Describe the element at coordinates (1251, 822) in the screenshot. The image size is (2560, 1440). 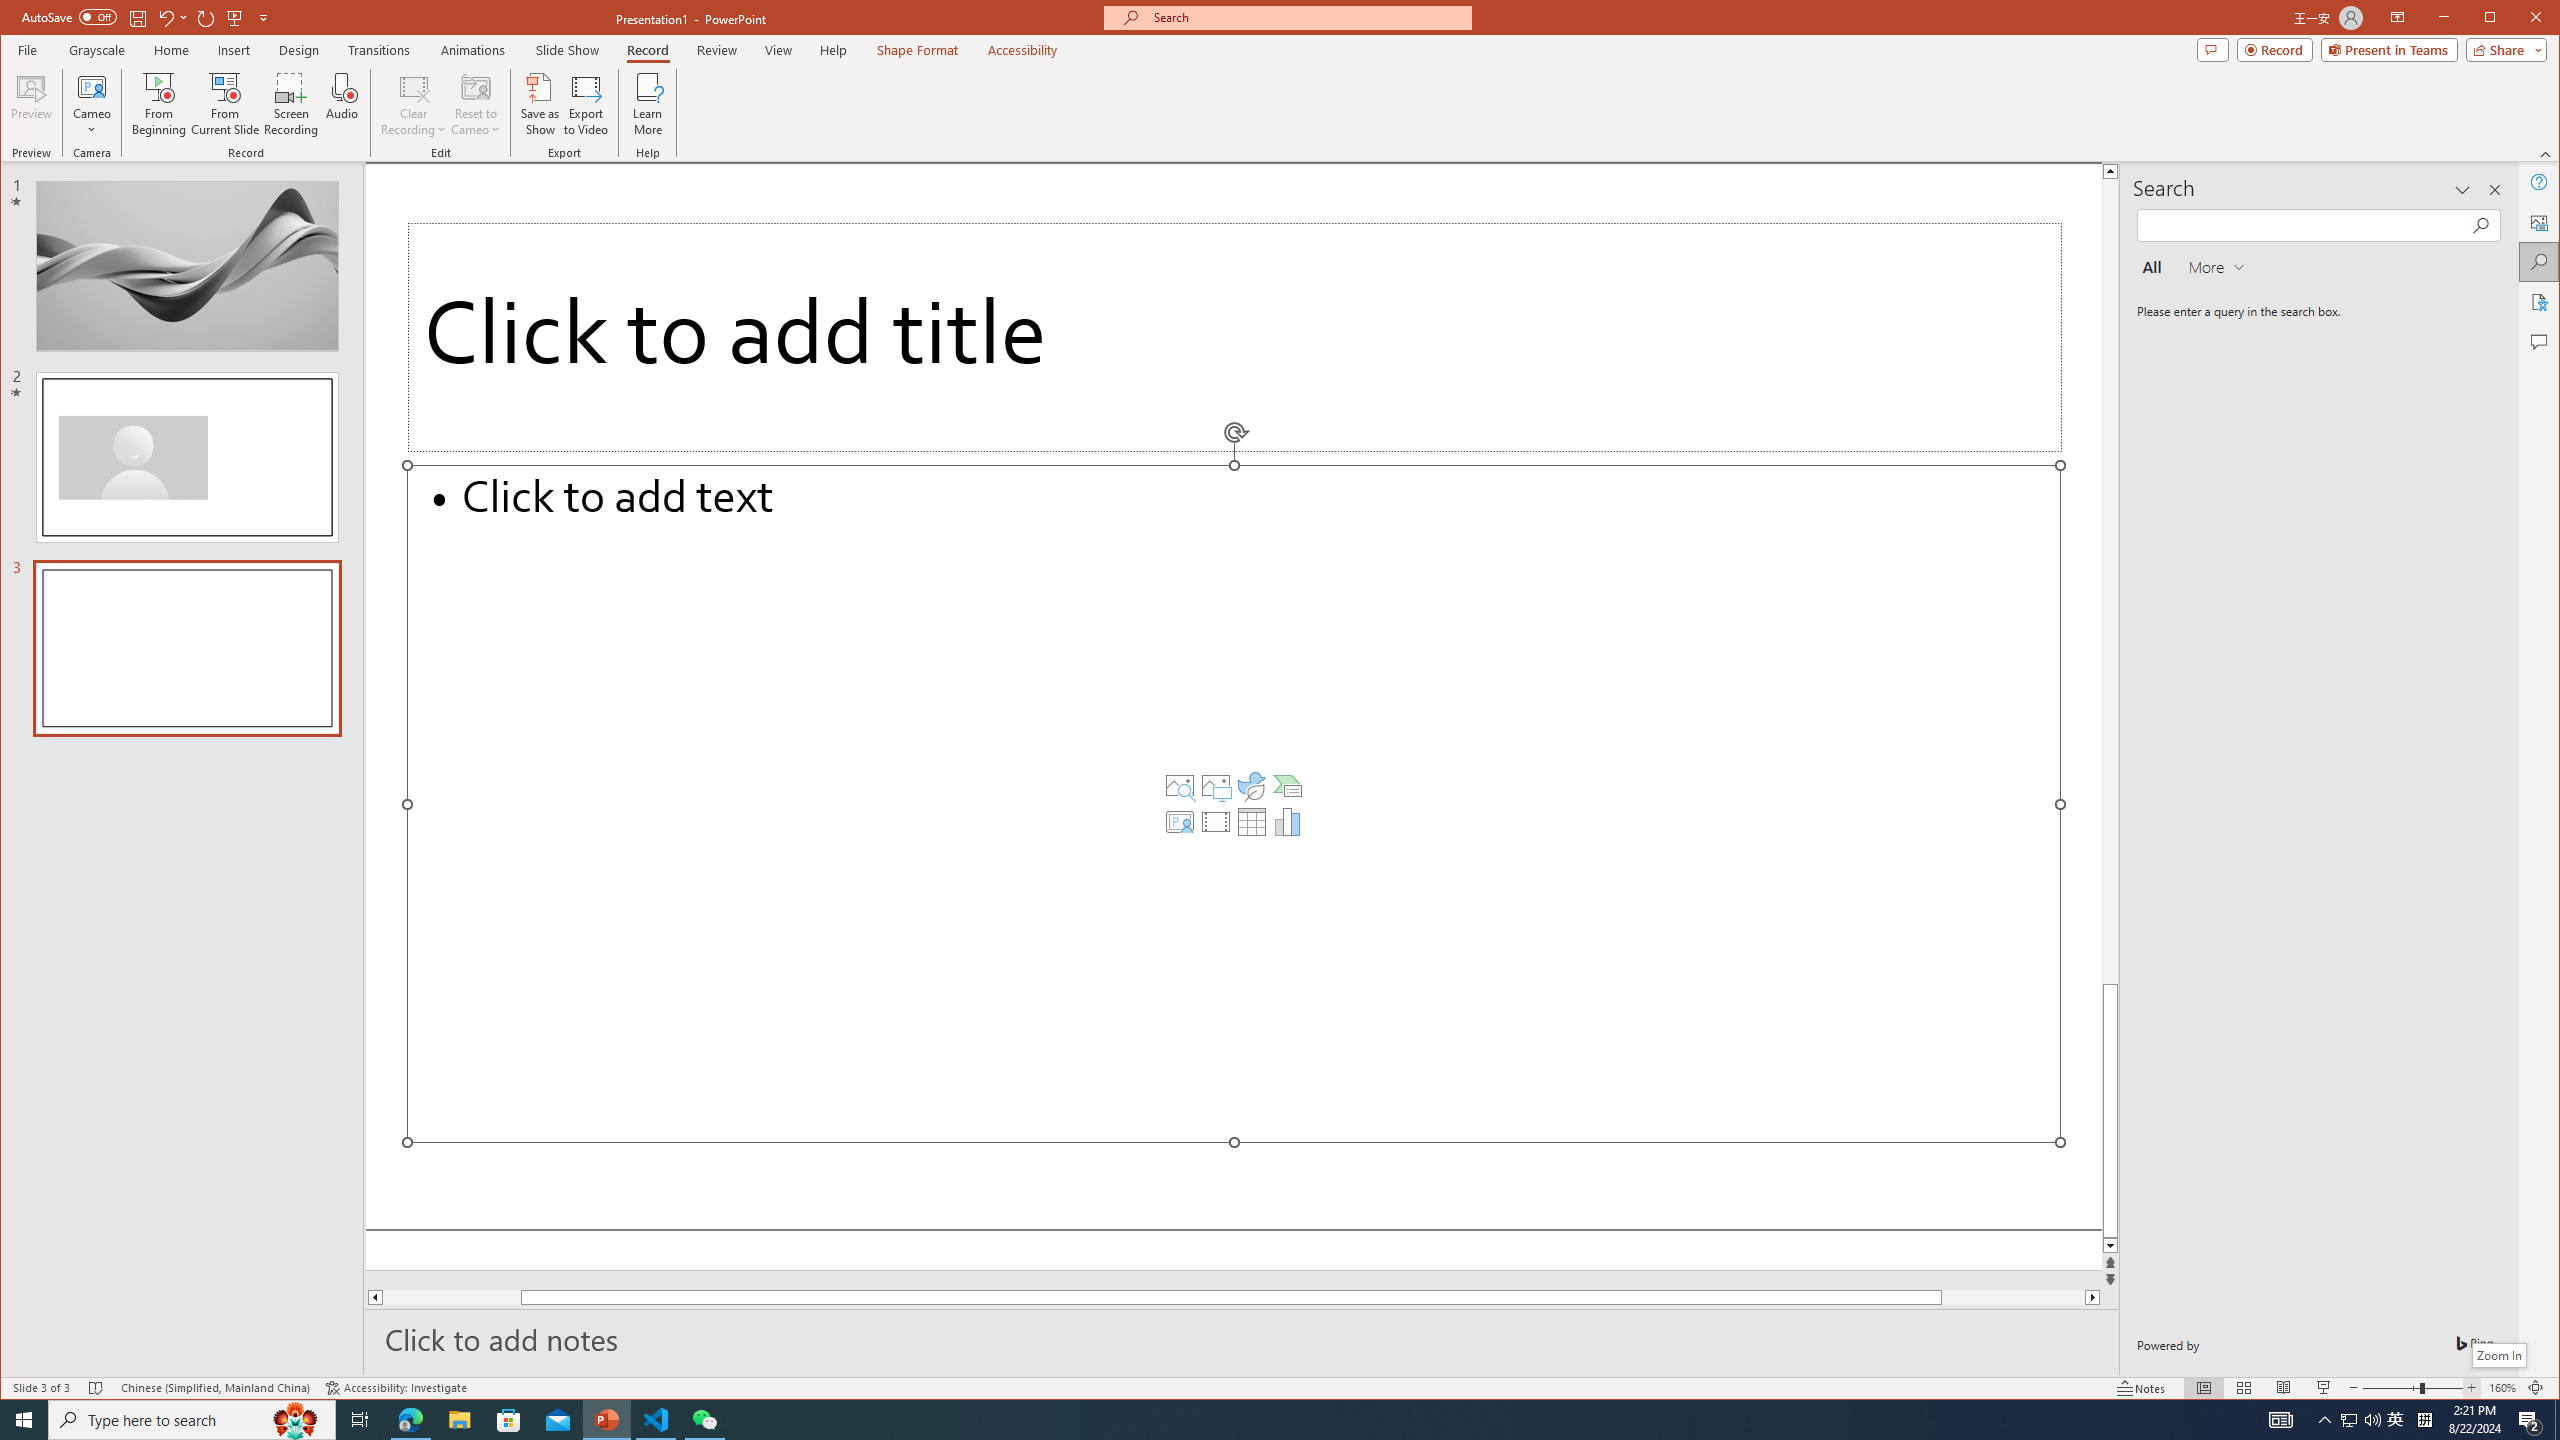
I see `'Insert Table'` at that location.